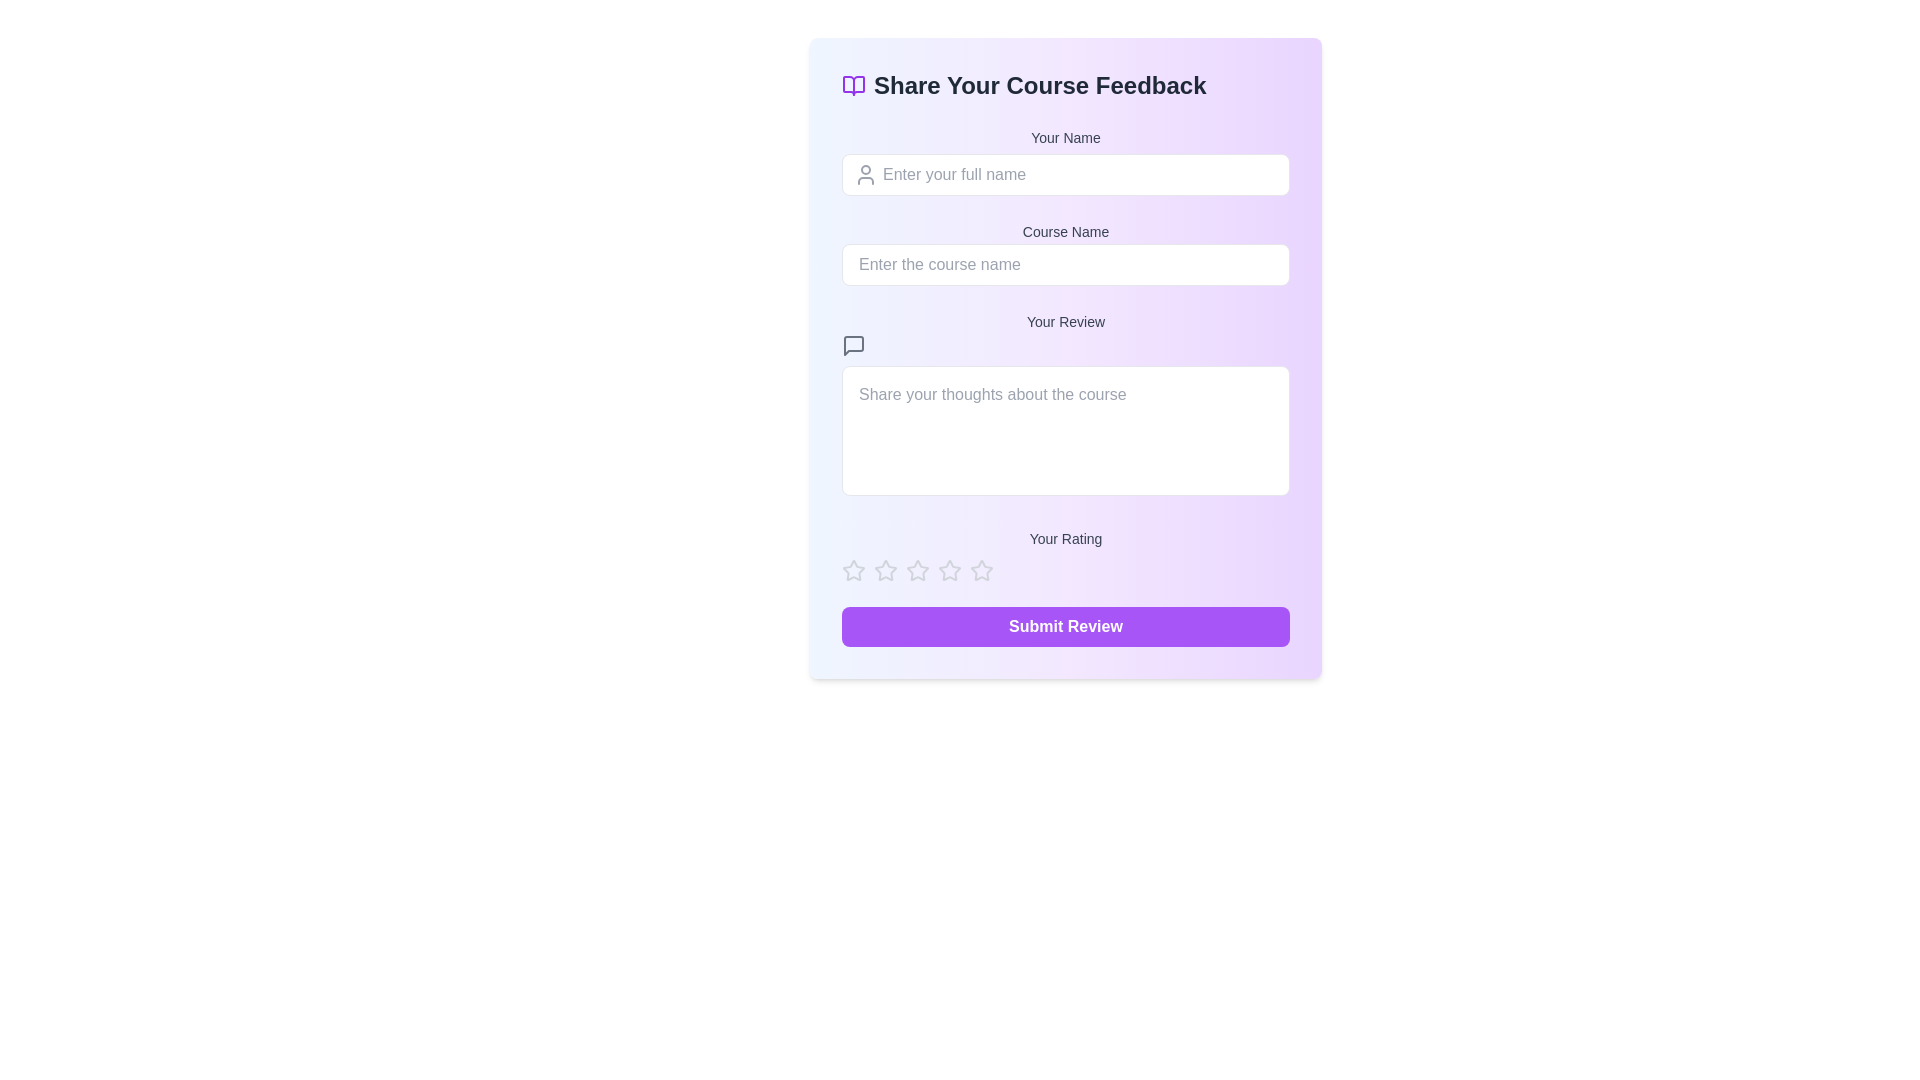  What do you see at coordinates (854, 570) in the screenshot?
I see `the first star-shaped rating icon in the 'Your Rating' section` at bounding box center [854, 570].